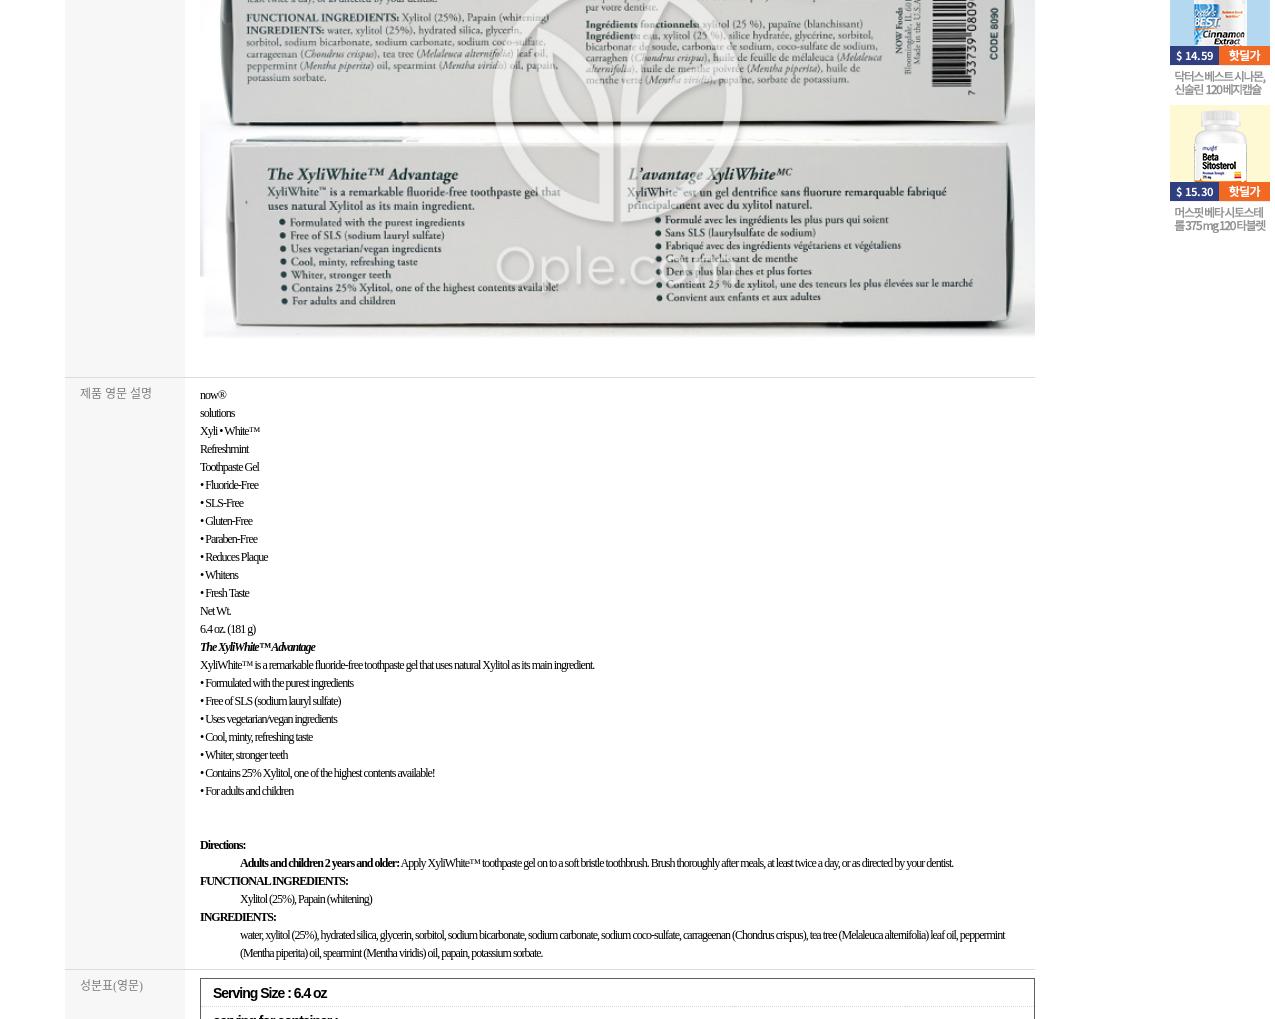 The height and width of the screenshot is (1019, 1275). I want to click on '• Whiter, stronger teeth', so click(243, 753).